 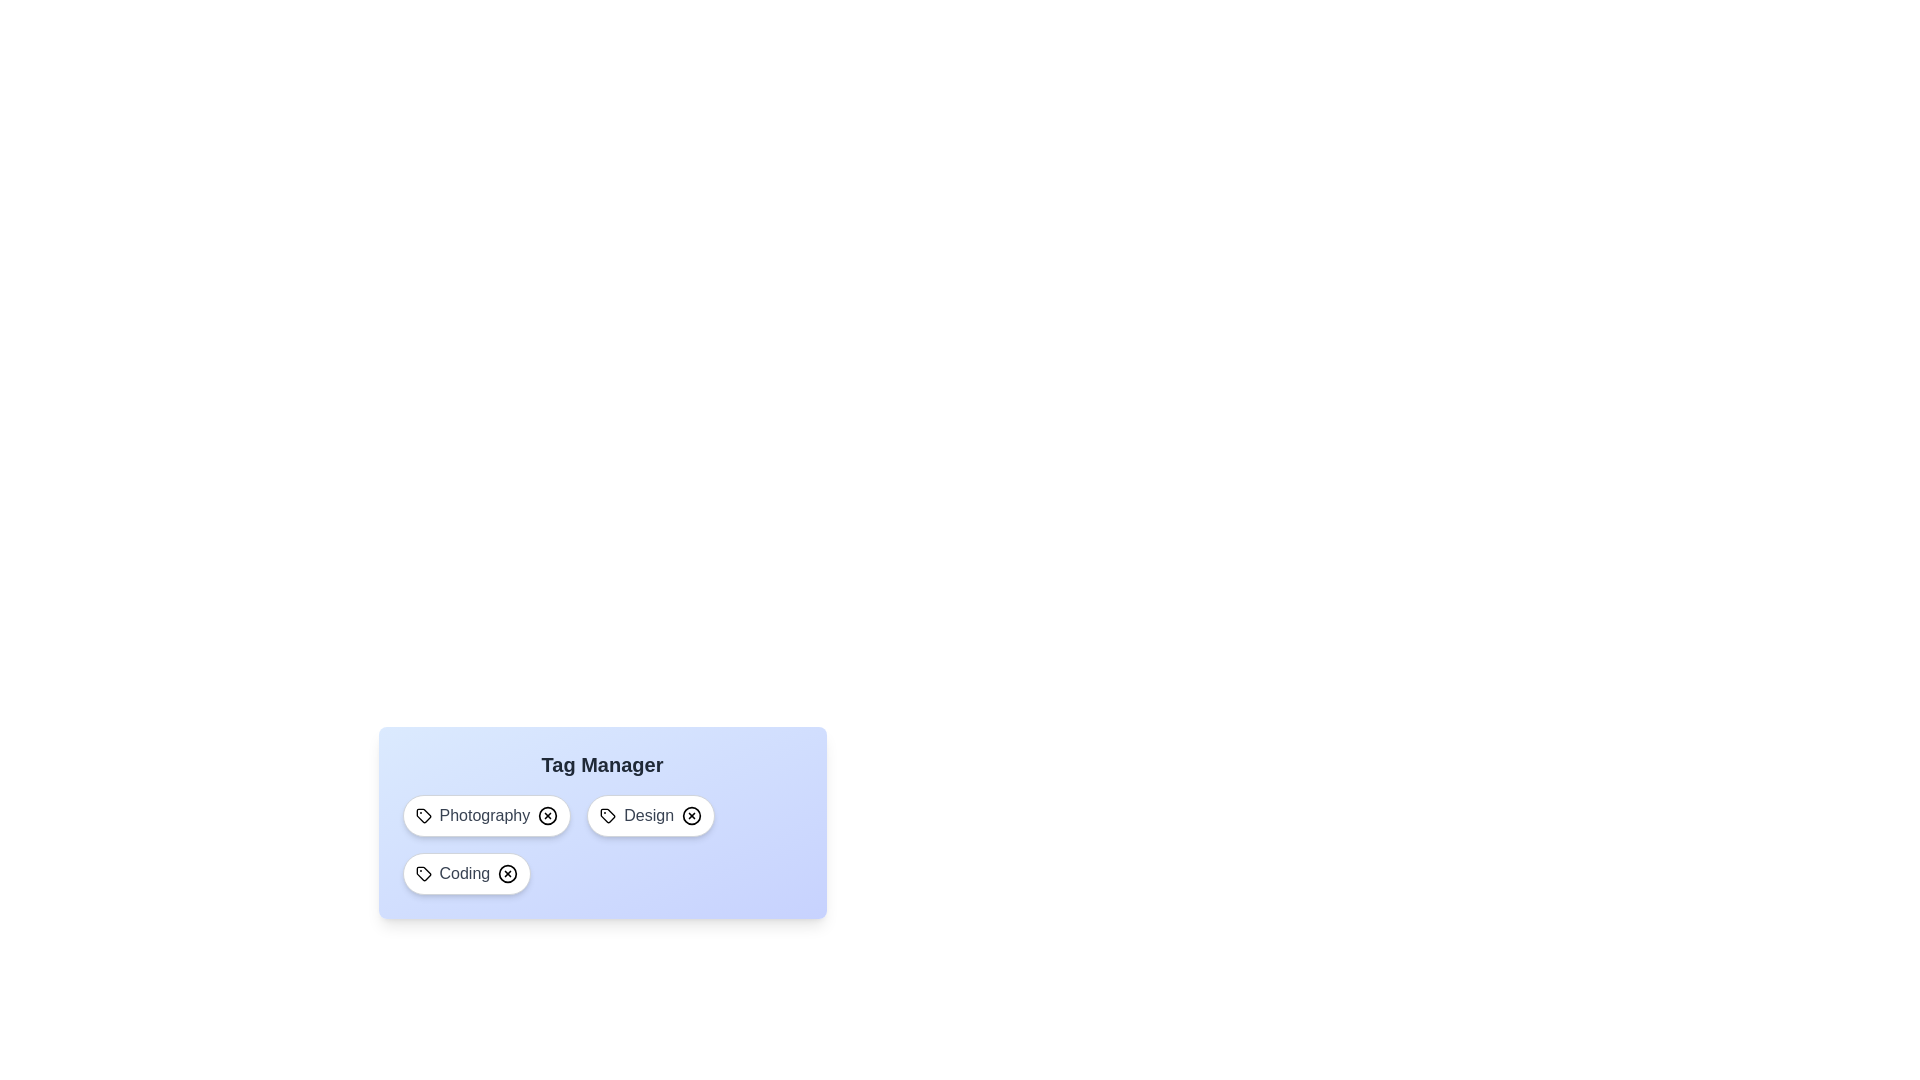 What do you see at coordinates (465, 873) in the screenshot?
I see `the tag labeled Coding` at bounding box center [465, 873].